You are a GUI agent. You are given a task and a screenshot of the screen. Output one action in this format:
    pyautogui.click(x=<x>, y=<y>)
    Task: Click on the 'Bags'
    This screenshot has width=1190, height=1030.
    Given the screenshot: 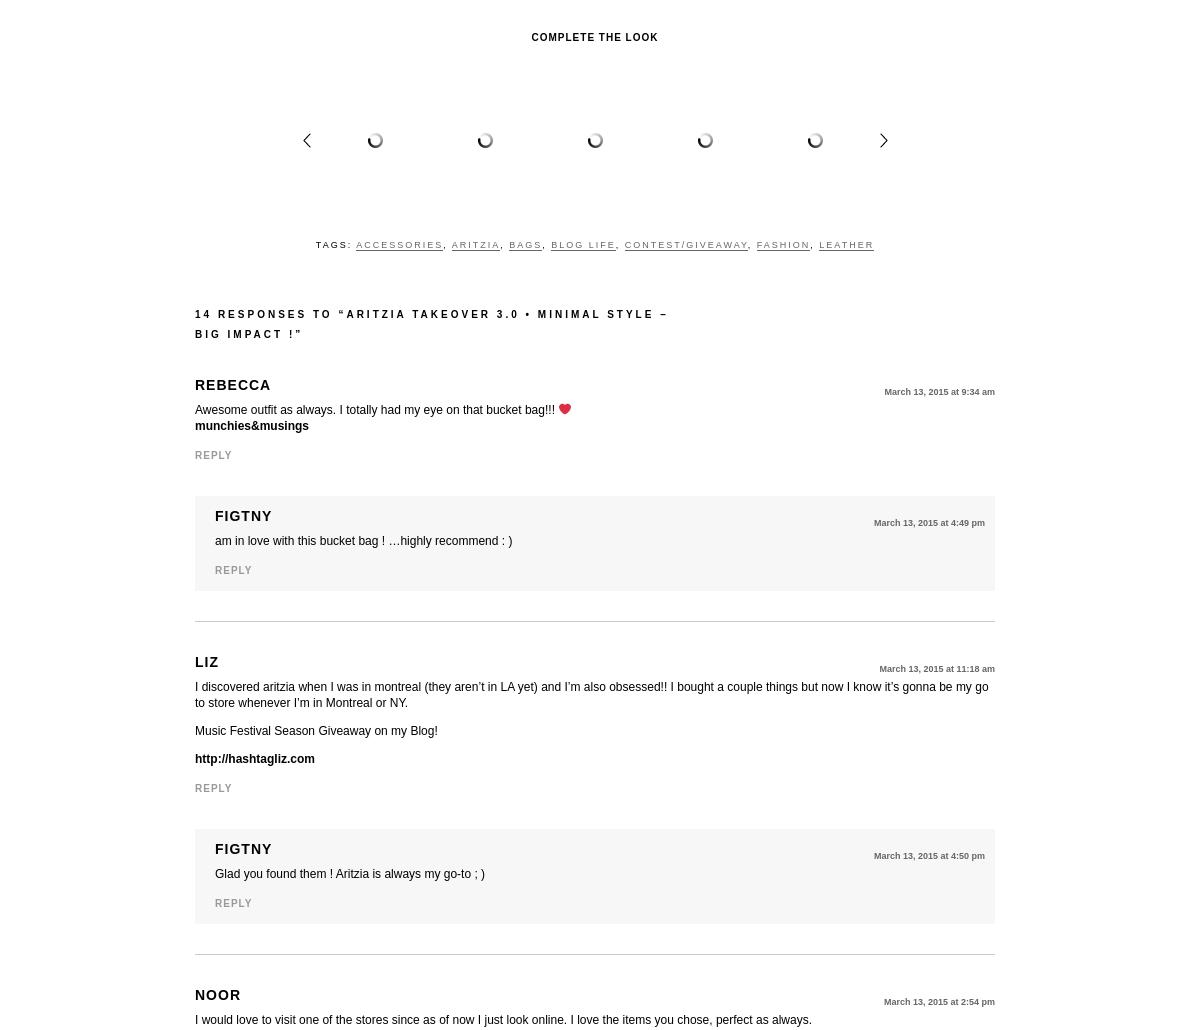 What is the action you would take?
    pyautogui.click(x=524, y=245)
    